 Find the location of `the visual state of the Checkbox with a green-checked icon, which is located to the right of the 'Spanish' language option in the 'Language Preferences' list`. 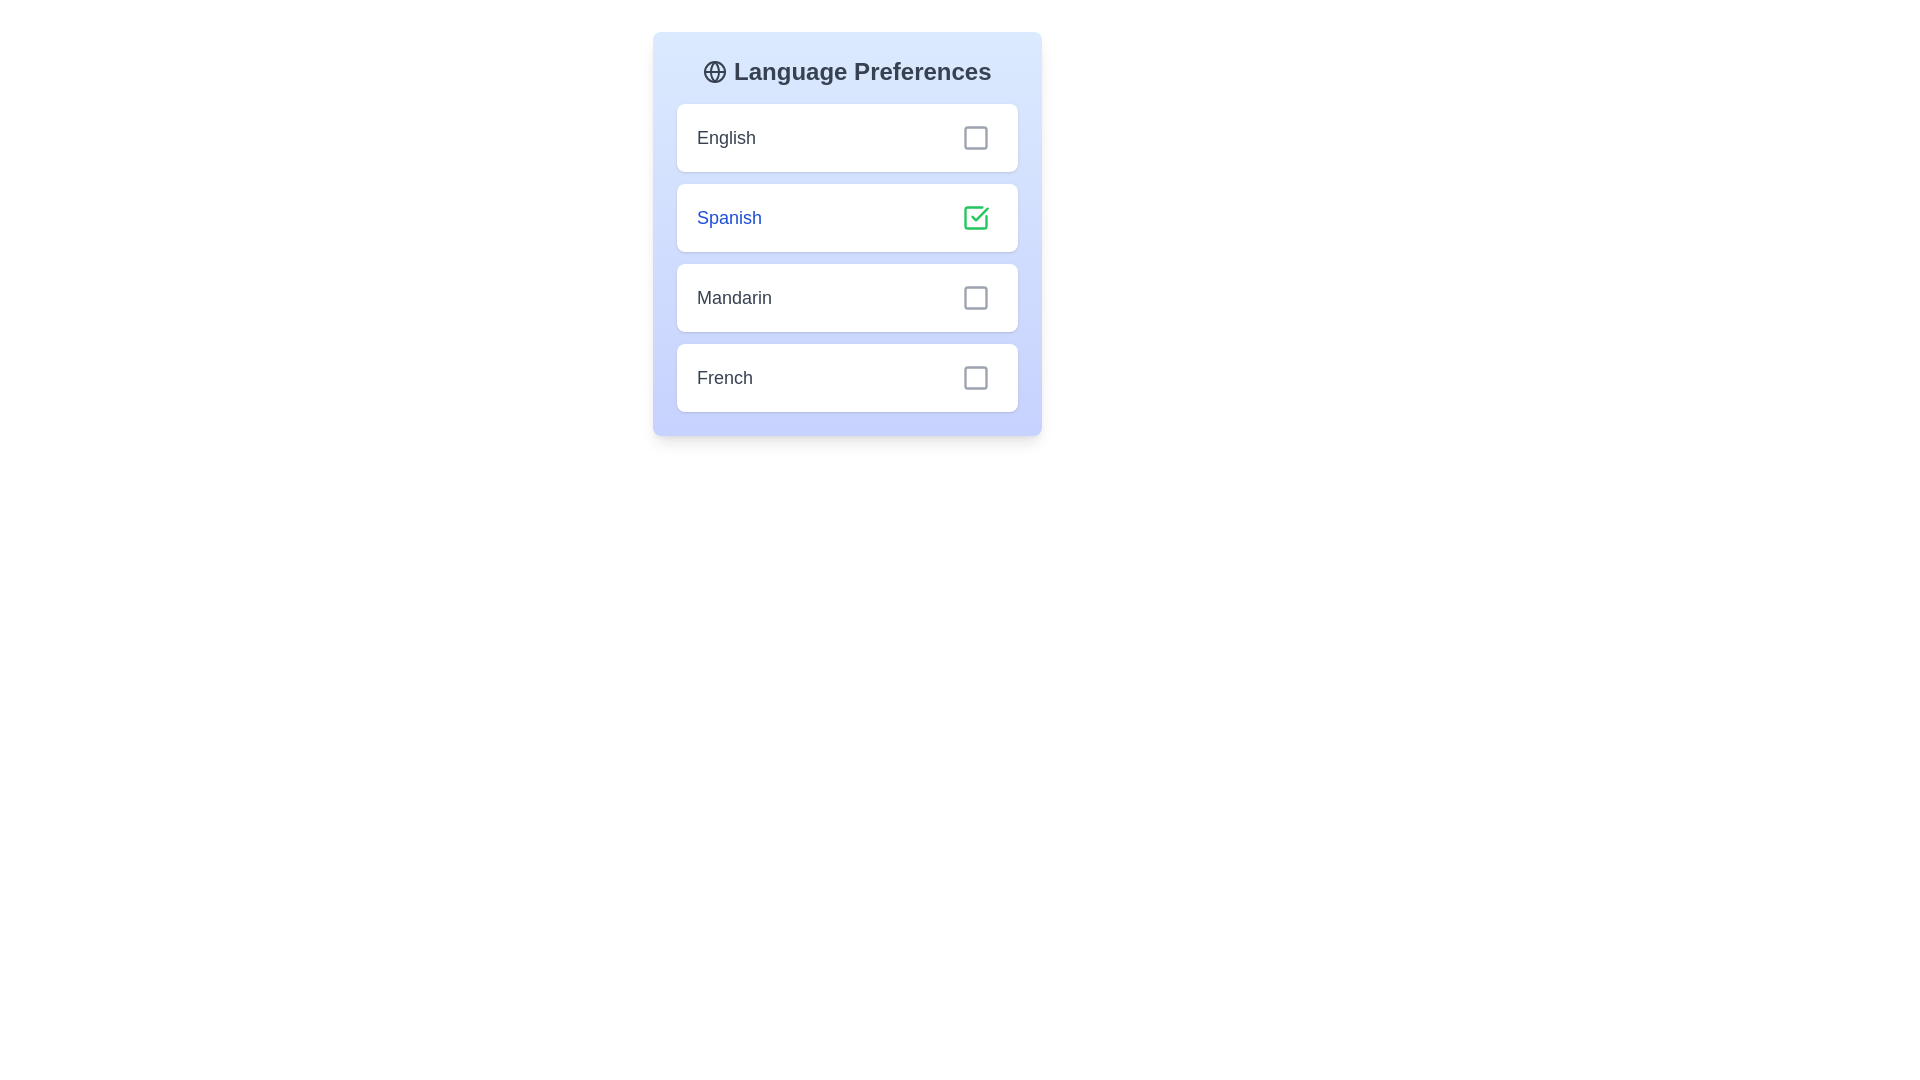

the visual state of the Checkbox with a green-checked icon, which is located to the right of the 'Spanish' language option in the 'Language Preferences' list is located at coordinates (975, 218).